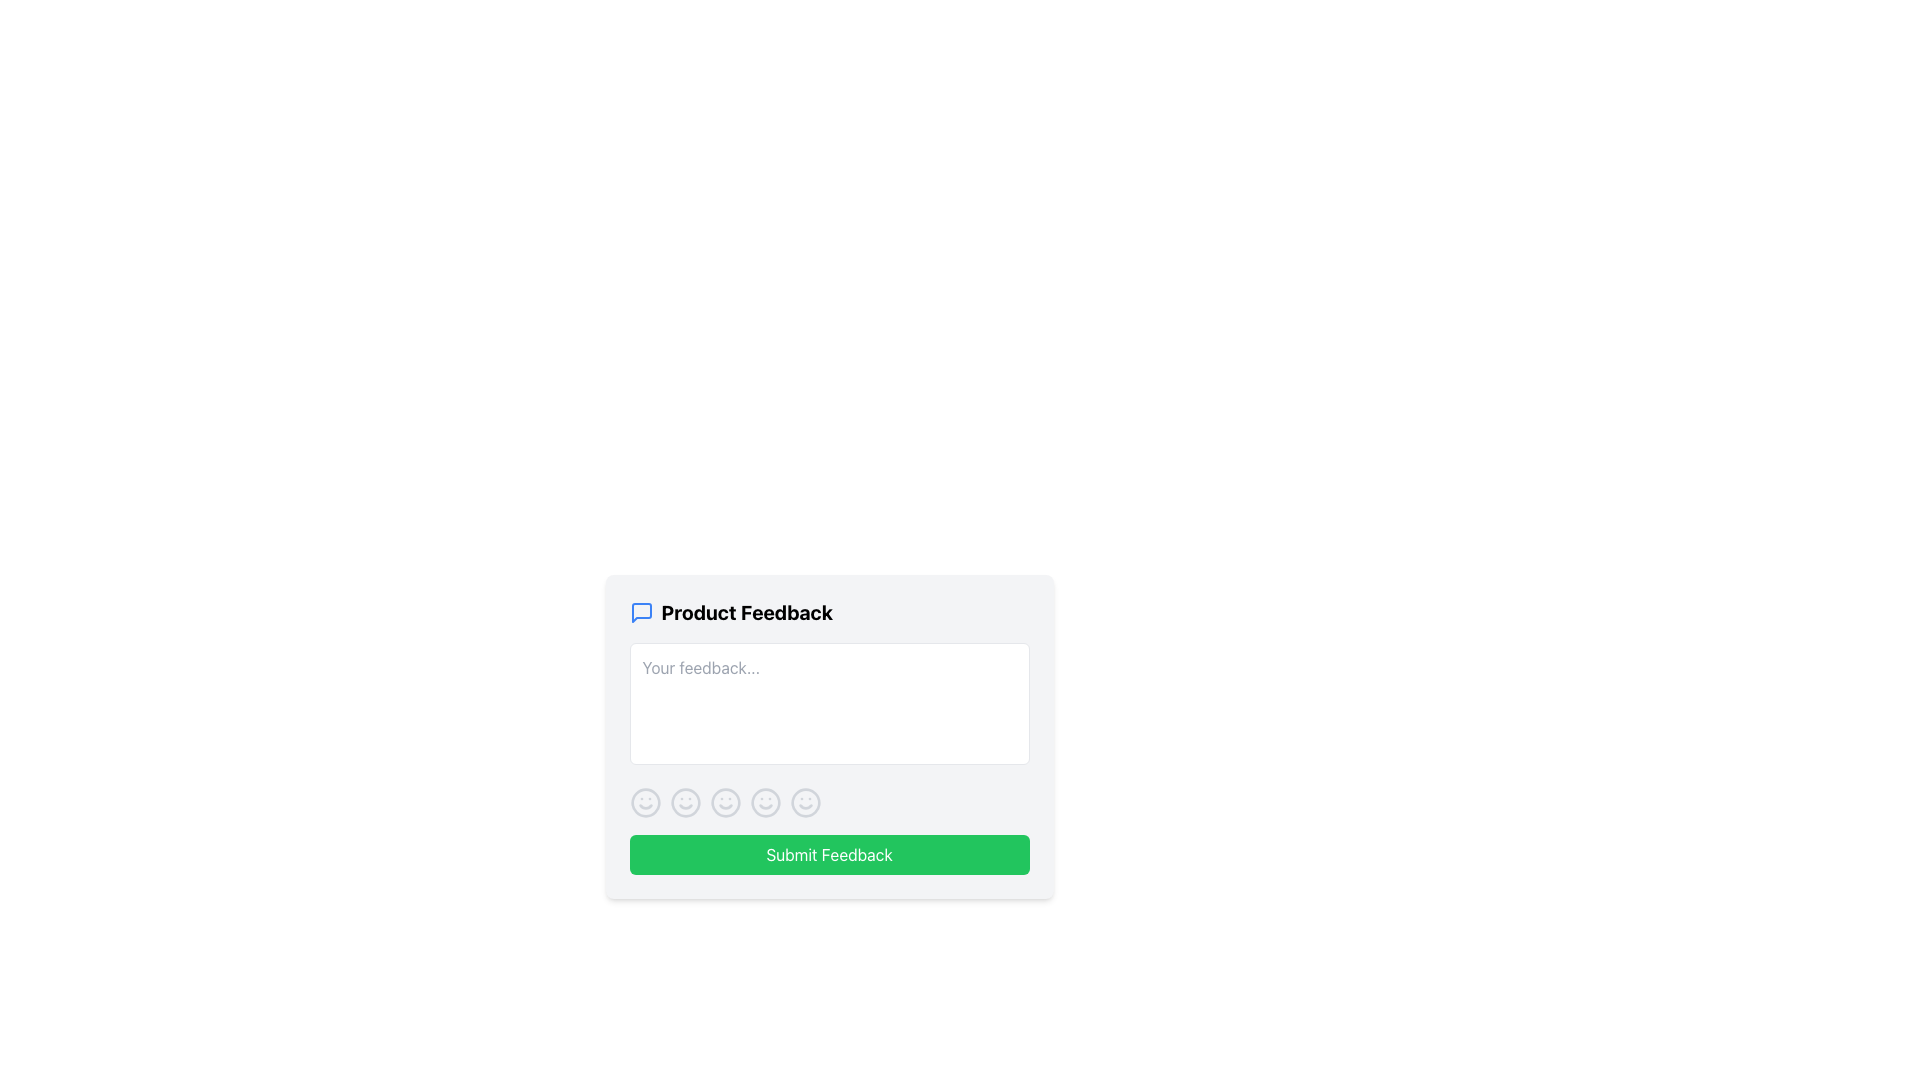  I want to click on the smiling face icon, which is the leftmost among a row of five mood/feedback selection icons, so click(645, 801).